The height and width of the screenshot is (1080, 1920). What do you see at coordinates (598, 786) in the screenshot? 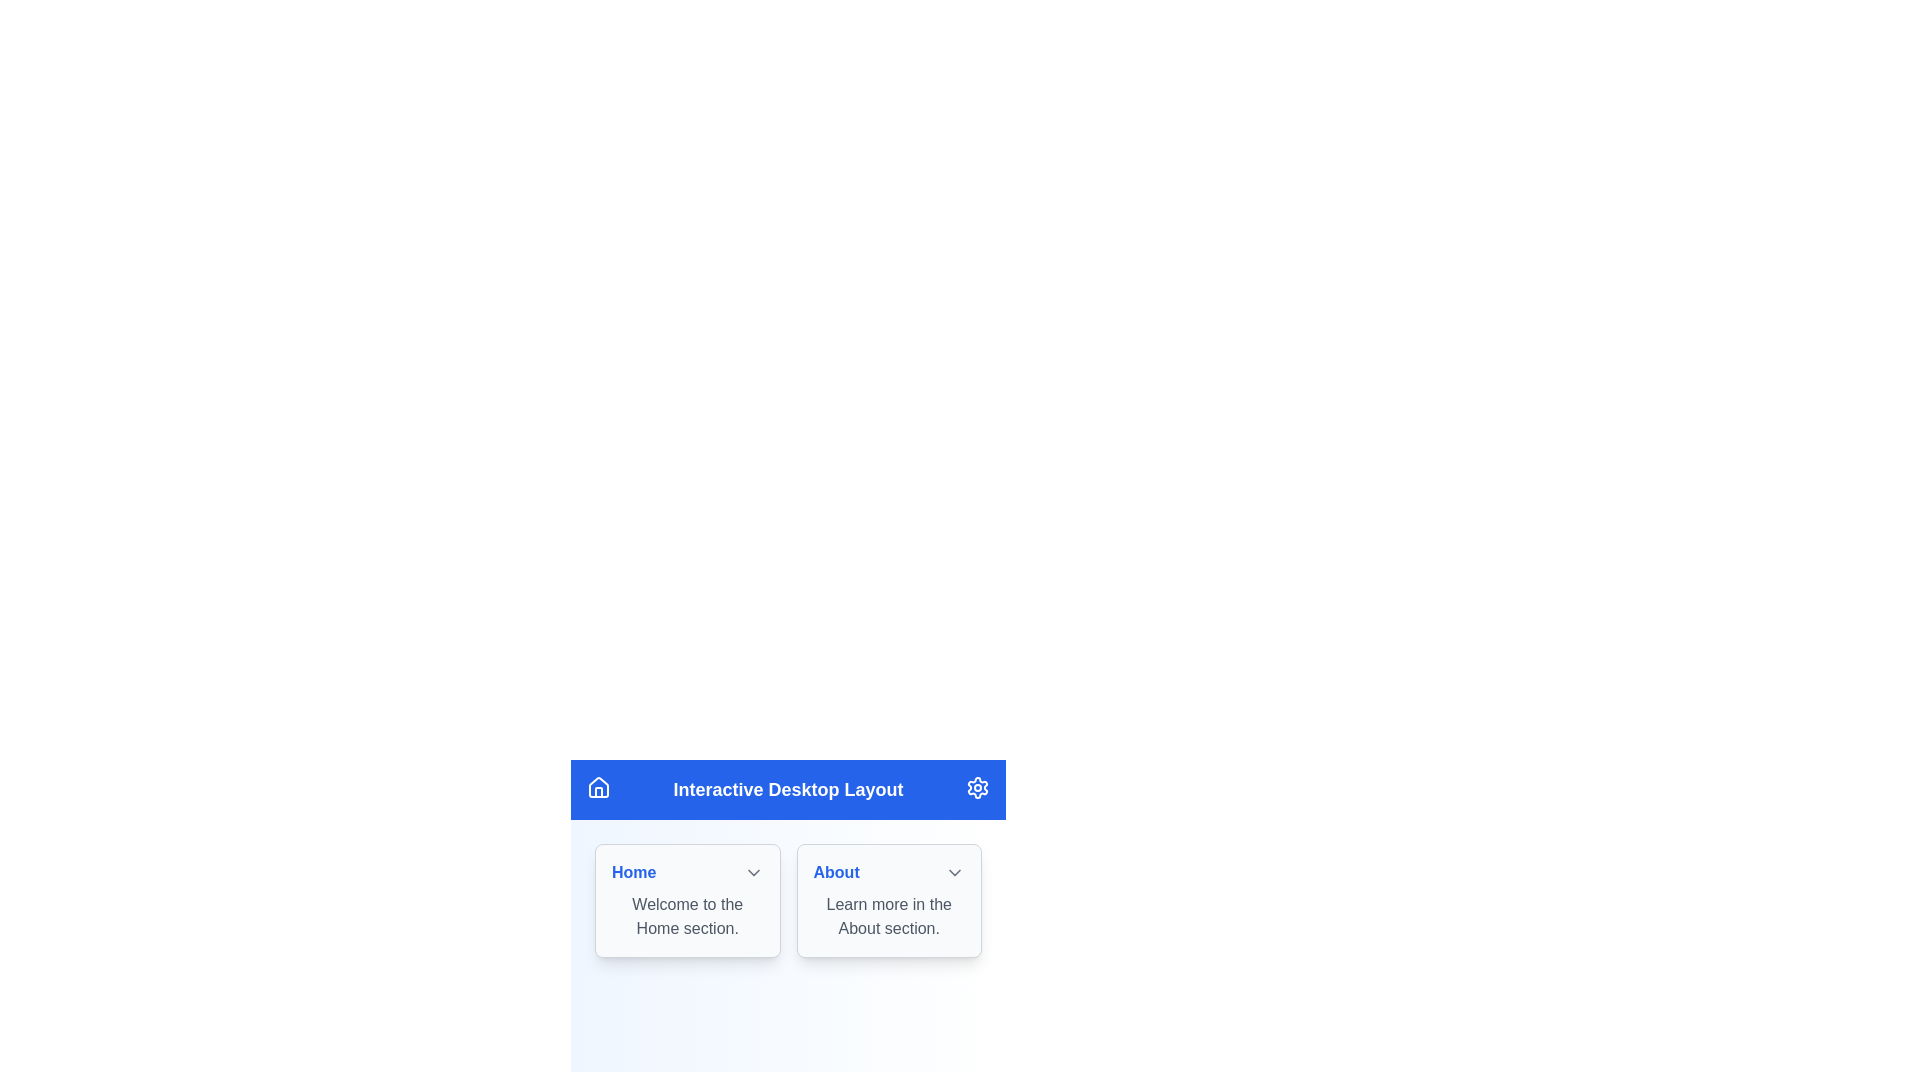
I see `the home button icon, which is located in the top-left corner of the blue horizontal bar at the top of the interface` at bounding box center [598, 786].